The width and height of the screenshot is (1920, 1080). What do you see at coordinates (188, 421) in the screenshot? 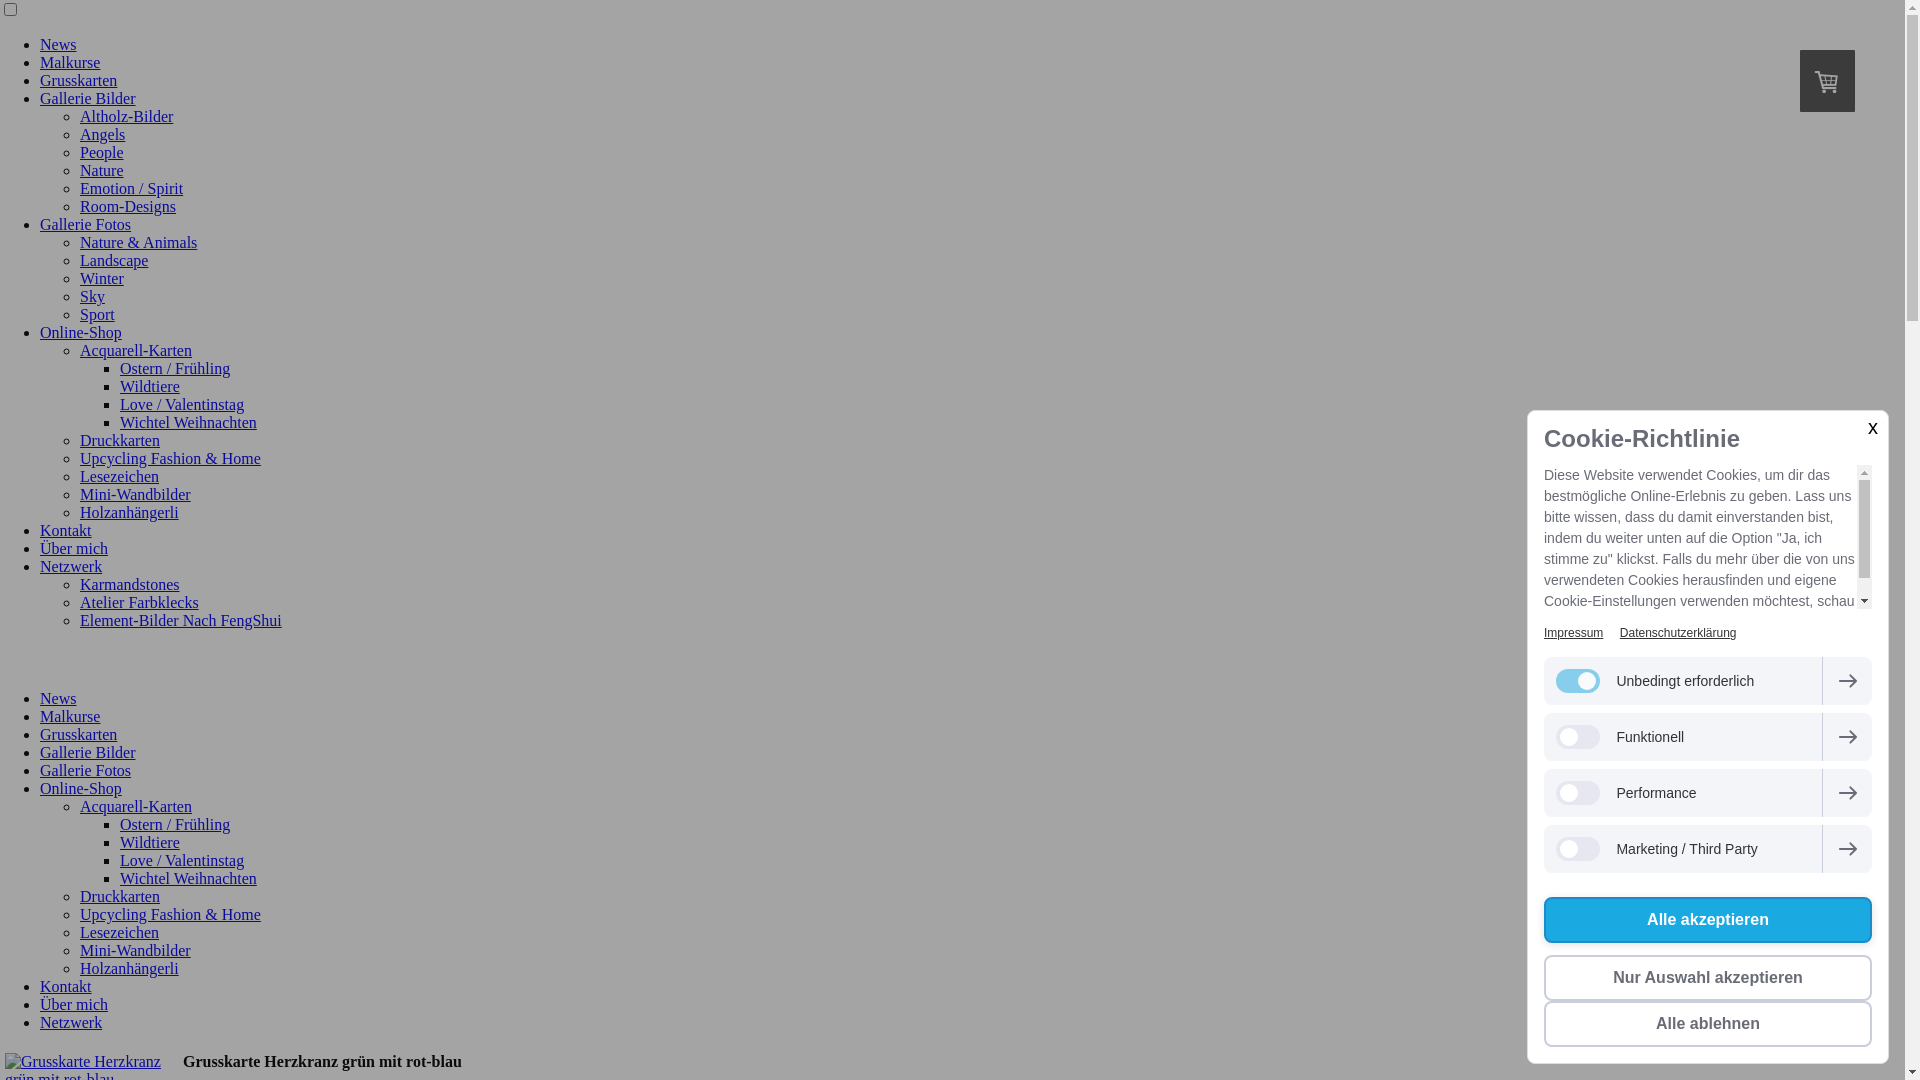
I see `'Wichtel Weihnachten'` at bounding box center [188, 421].